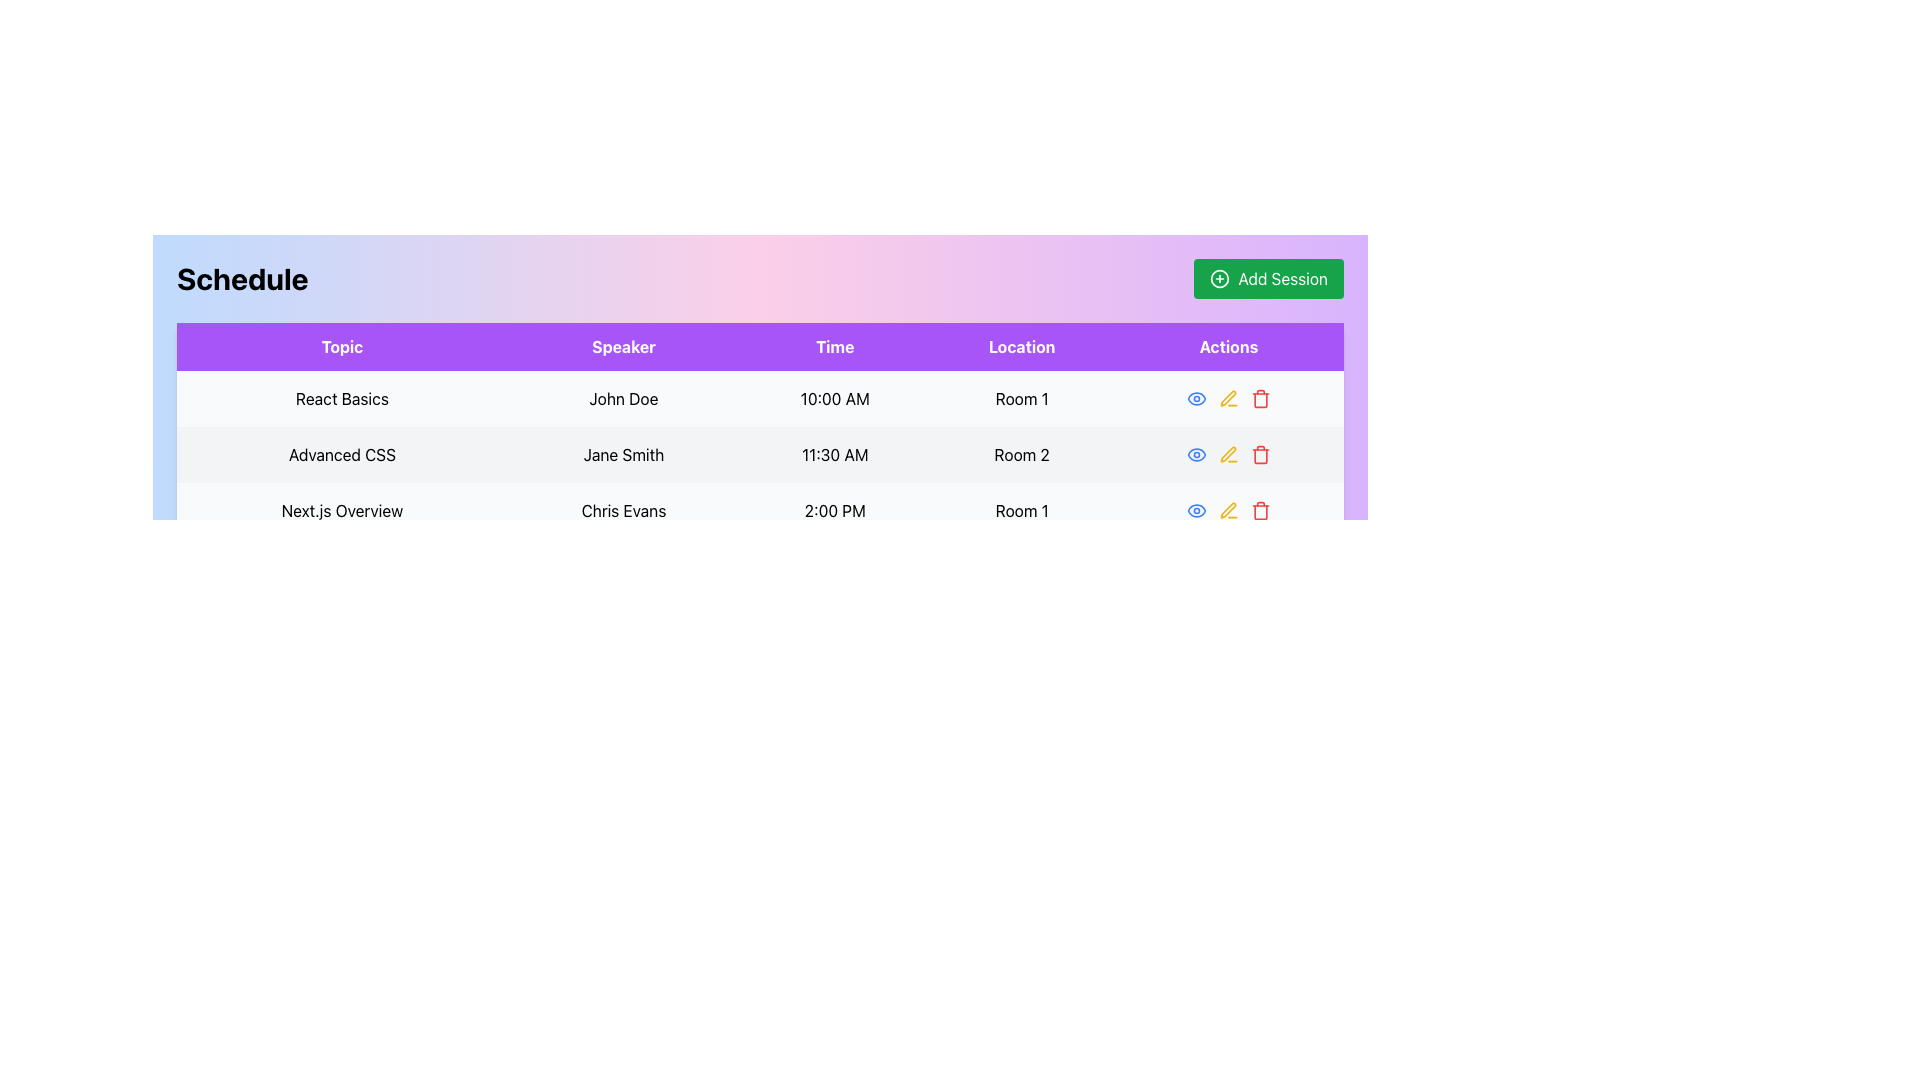  I want to click on the text label 'Room 2' located in the 'Location' column of the second row in the schedule table, so click(1022, 455).